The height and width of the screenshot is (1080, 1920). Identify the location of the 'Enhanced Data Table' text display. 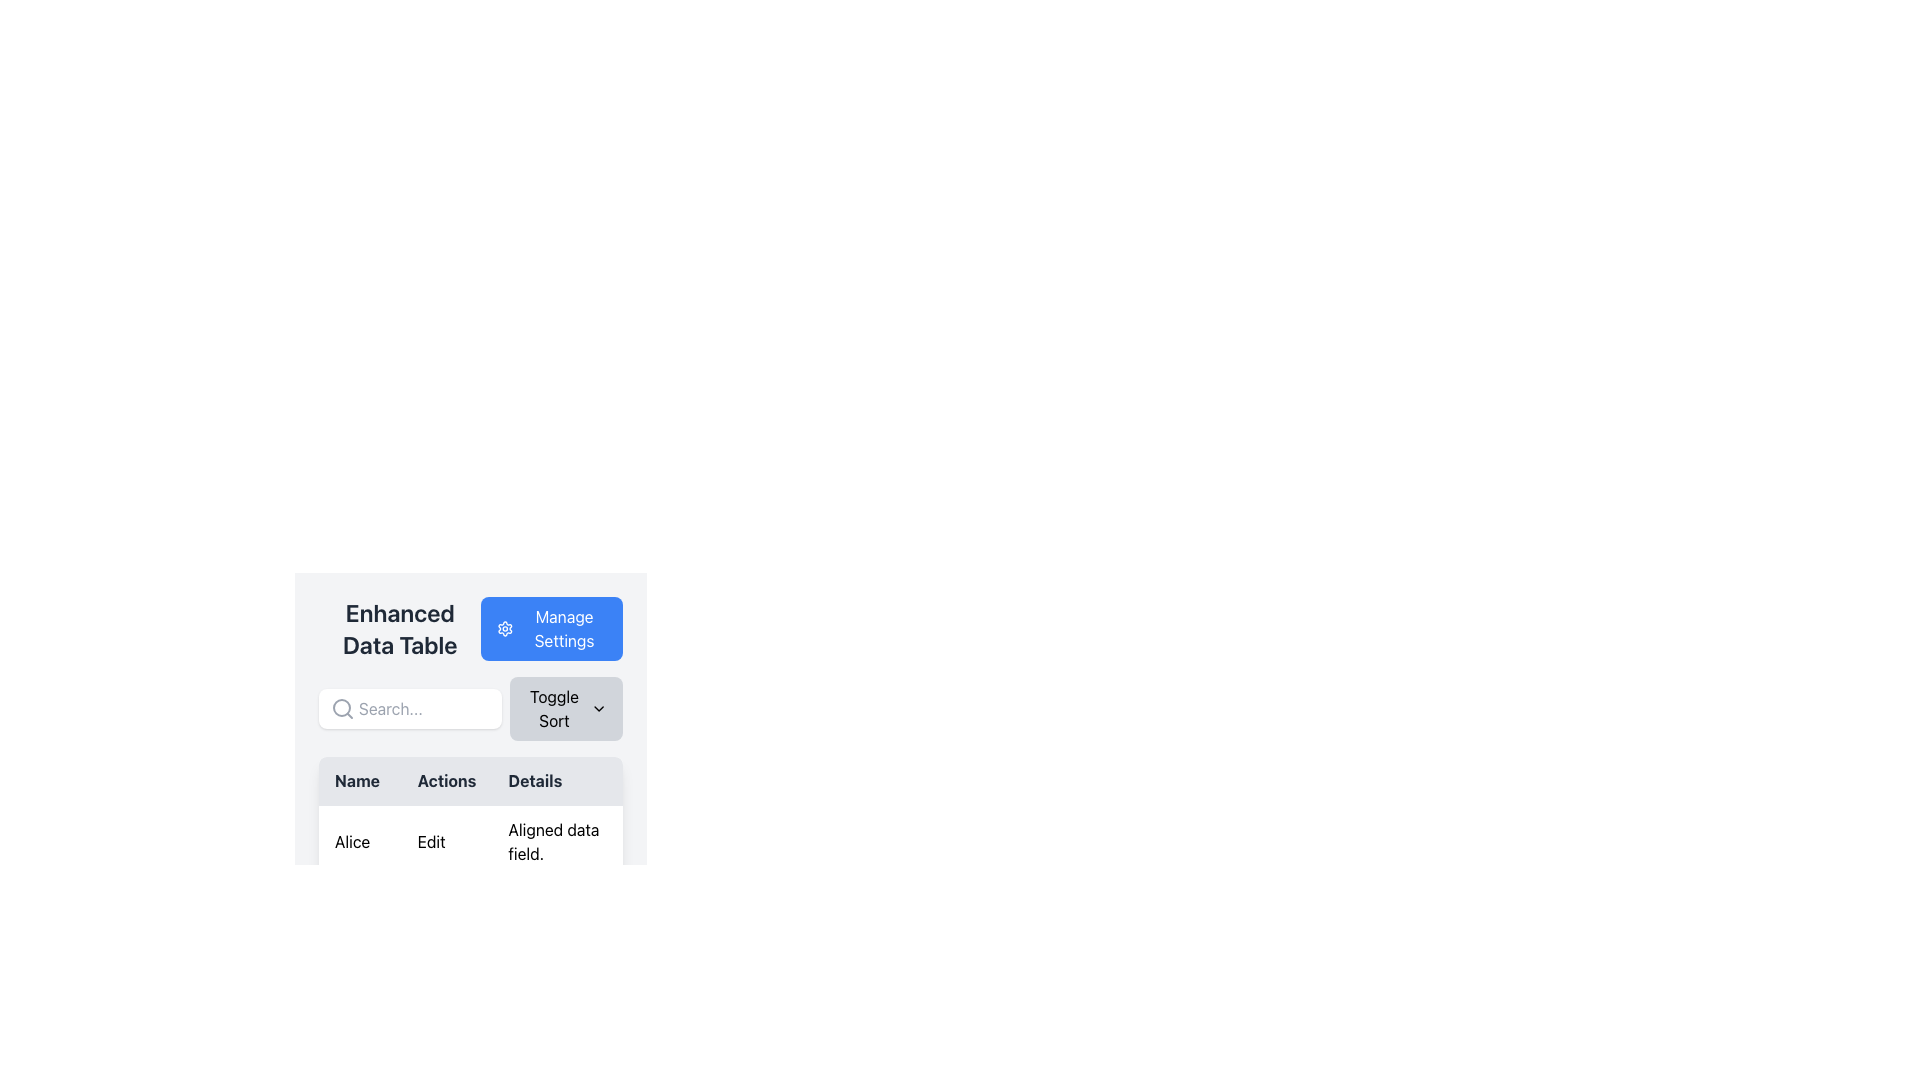
(400, 627).